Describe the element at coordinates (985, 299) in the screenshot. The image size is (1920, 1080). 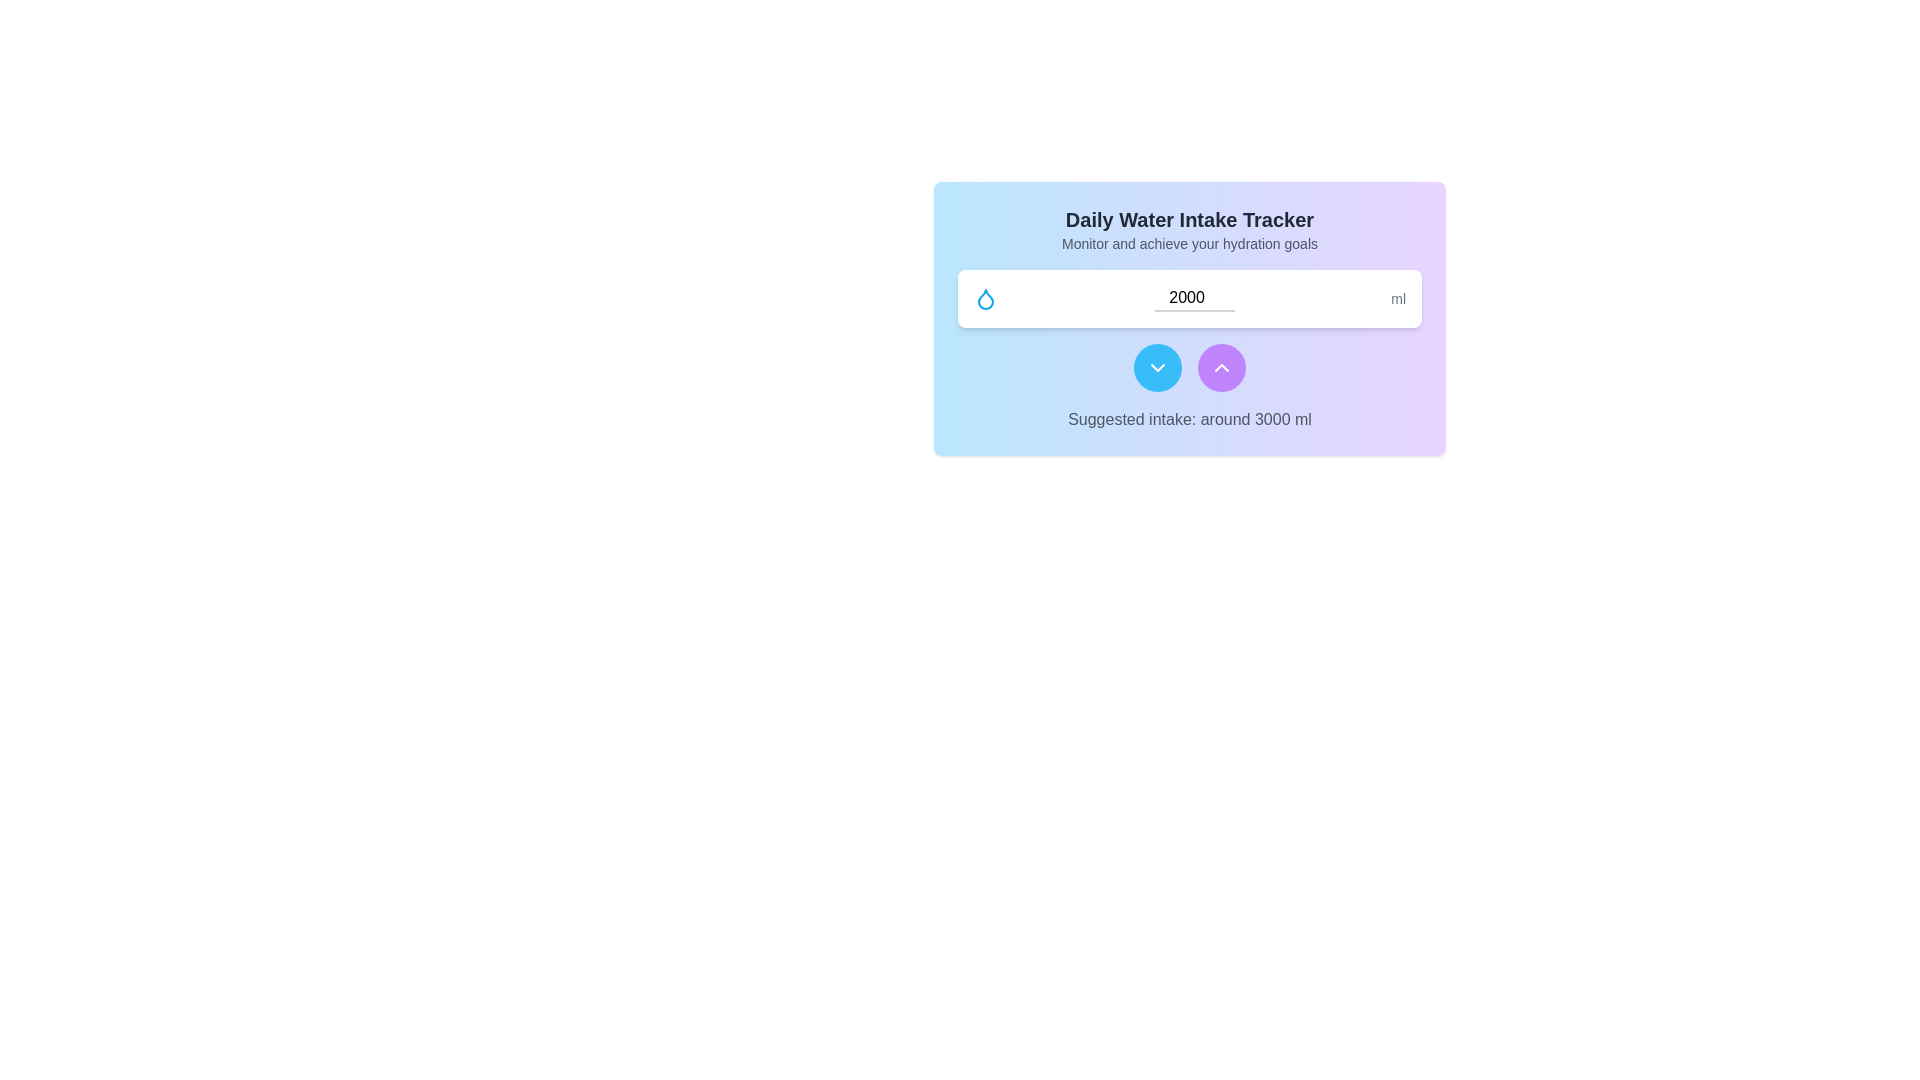
I see `the water intake icon, which is a decorative SVG graphic positioned to the left of the input field displaying '2000' in the Daily Water Intake Tracker card` at that location.